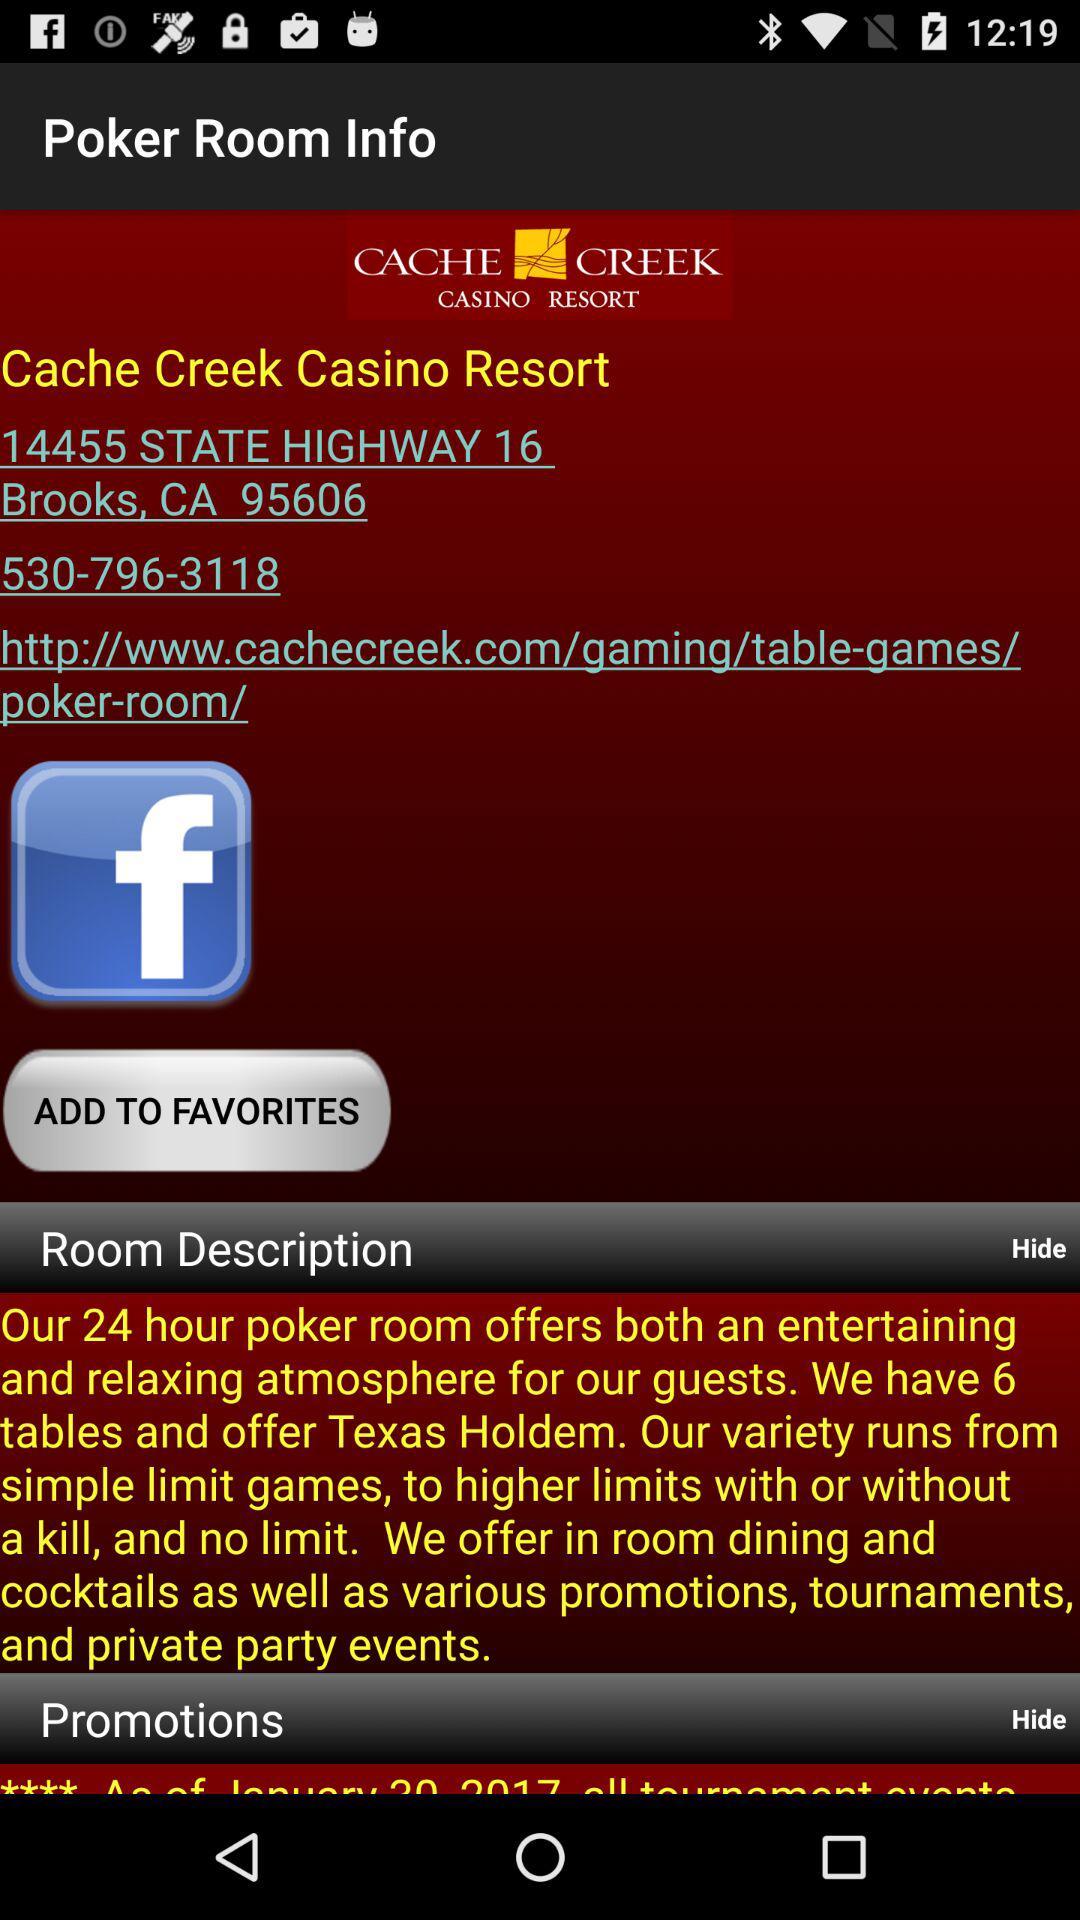 This screenshot has height=1920, width=1080. Describe the element at coordinates (139, 564) in the screenshot. I see `the item below 14455 state highway app` at that location.